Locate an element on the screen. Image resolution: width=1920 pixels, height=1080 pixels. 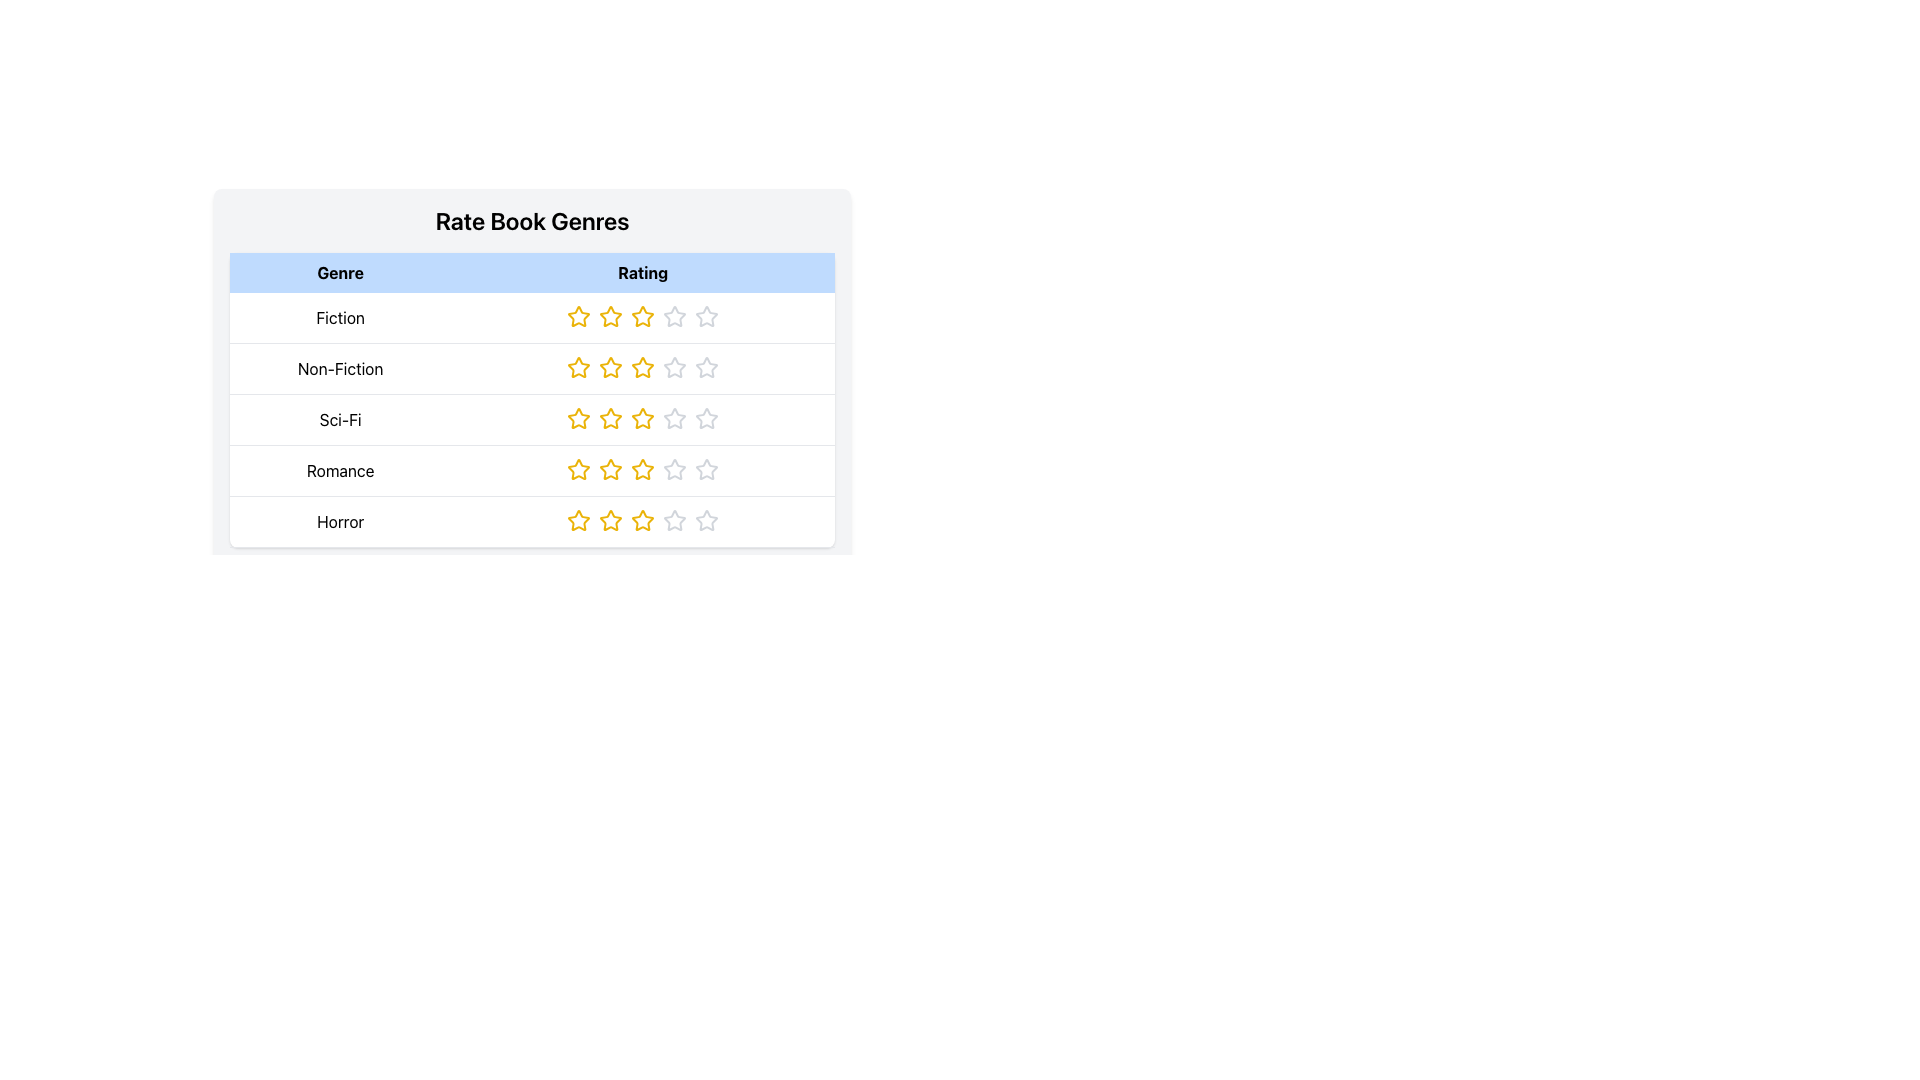
the third star icon in the 'Horror' genre rating section of the 'Rate Book Genres' table is located at coordinates (643, 519).